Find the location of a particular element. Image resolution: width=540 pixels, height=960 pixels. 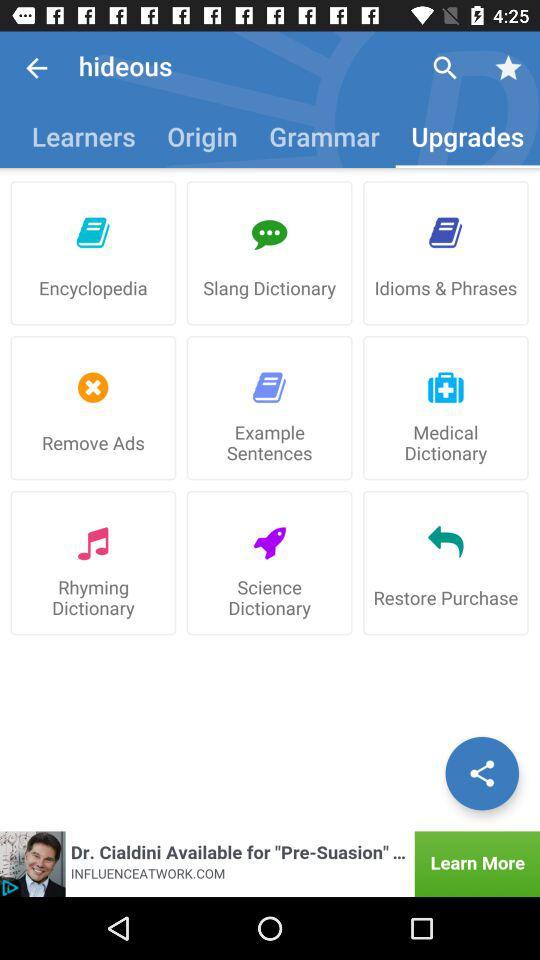

the share icon is located at coordinates (481, 772).